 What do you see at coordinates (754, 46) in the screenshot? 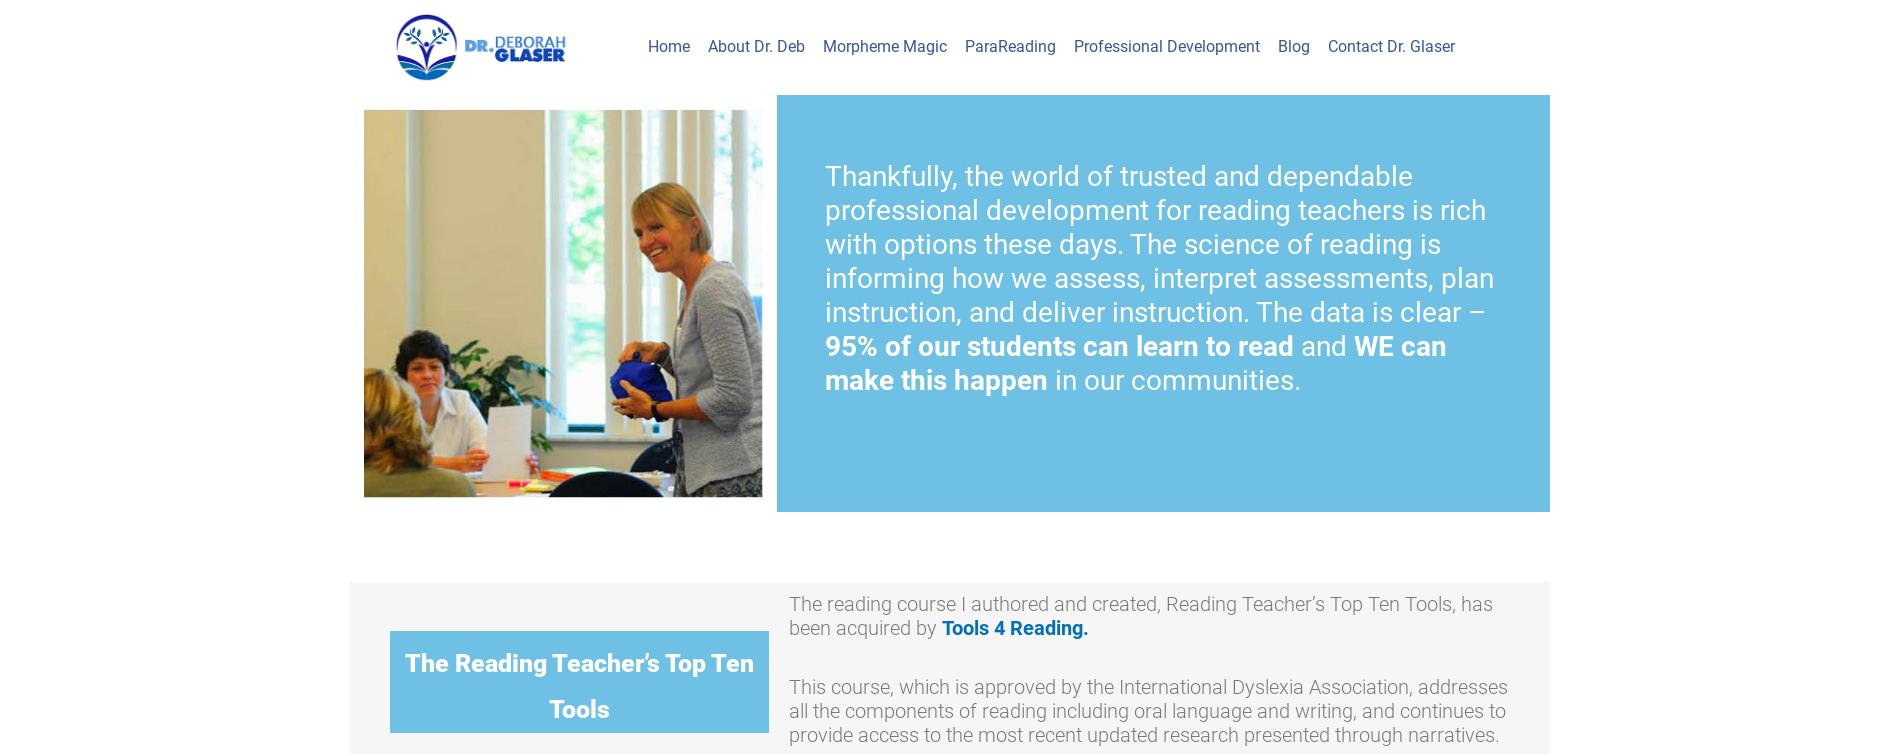
I see `'About Dr. Deb'` at bounding box center [754, 46].